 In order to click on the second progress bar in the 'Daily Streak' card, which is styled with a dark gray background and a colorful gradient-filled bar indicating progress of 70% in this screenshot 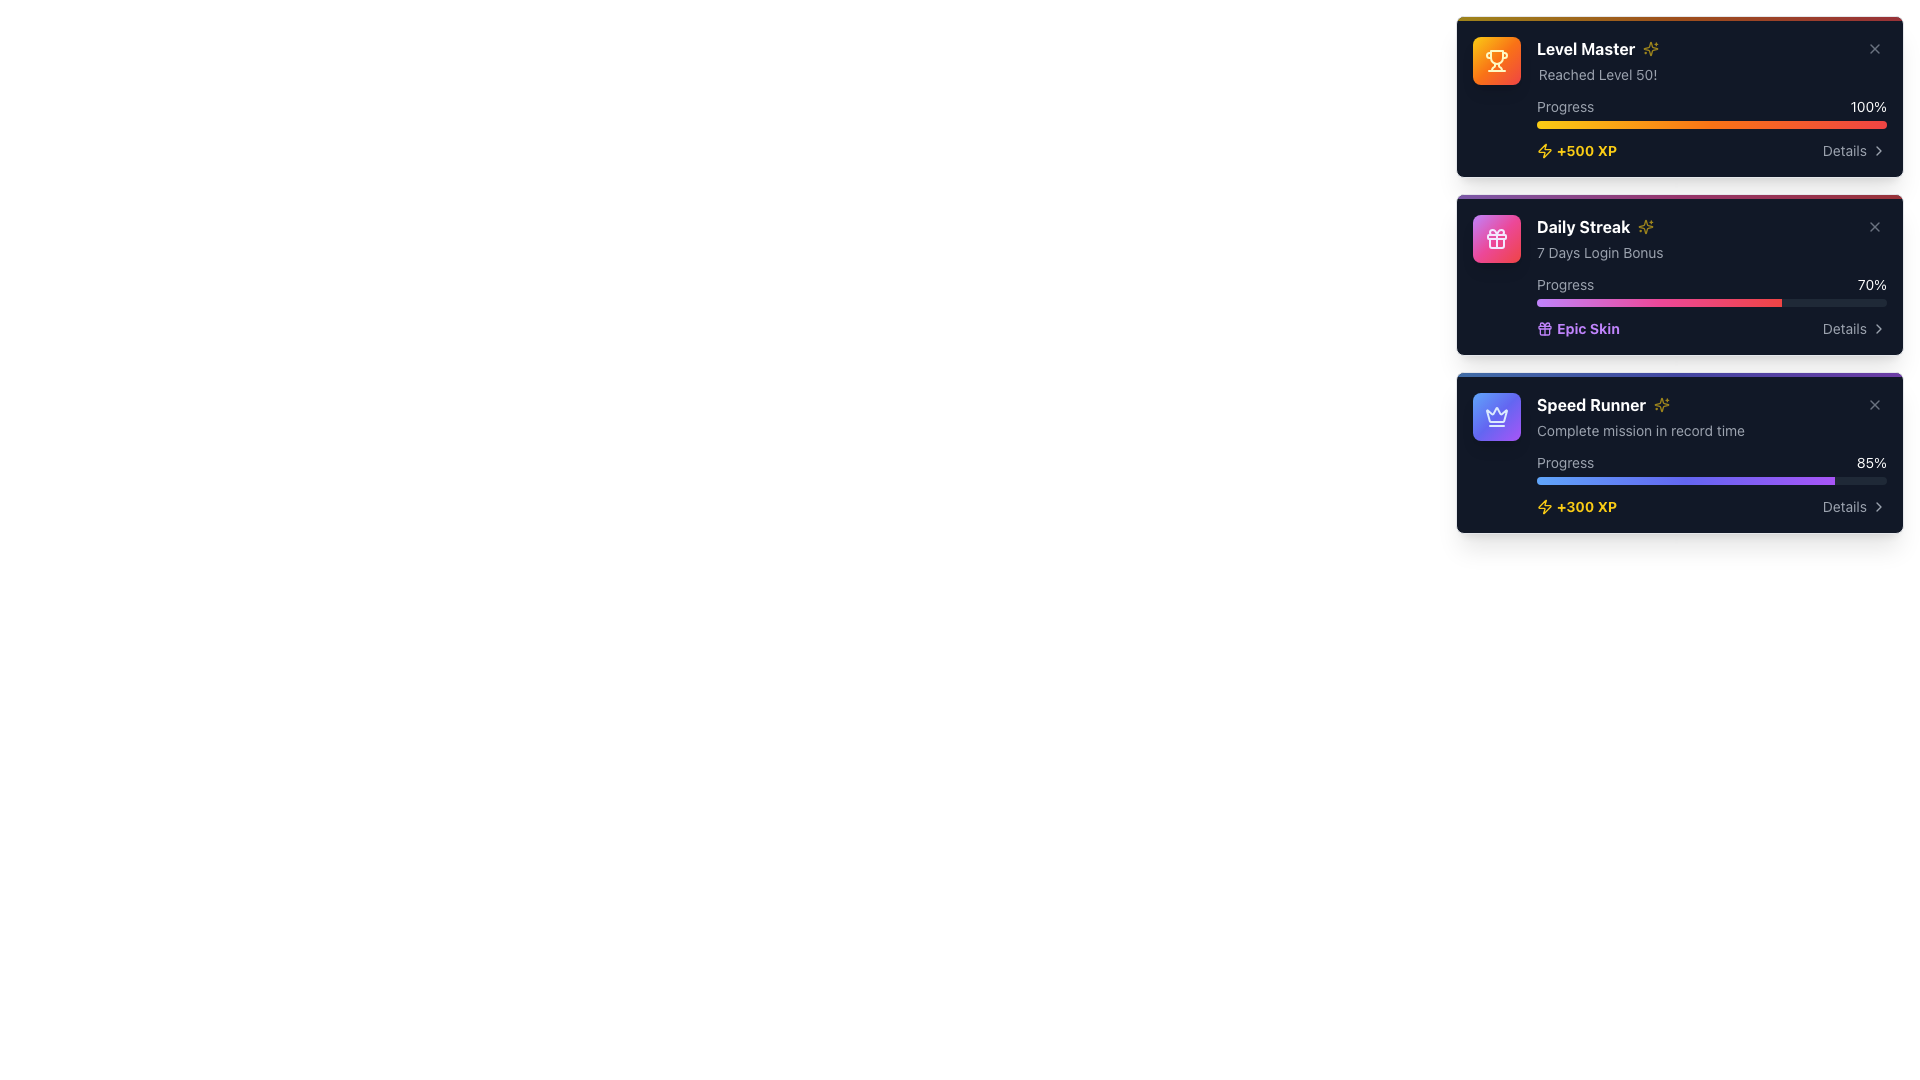, I will do `click(1711, 303)`.